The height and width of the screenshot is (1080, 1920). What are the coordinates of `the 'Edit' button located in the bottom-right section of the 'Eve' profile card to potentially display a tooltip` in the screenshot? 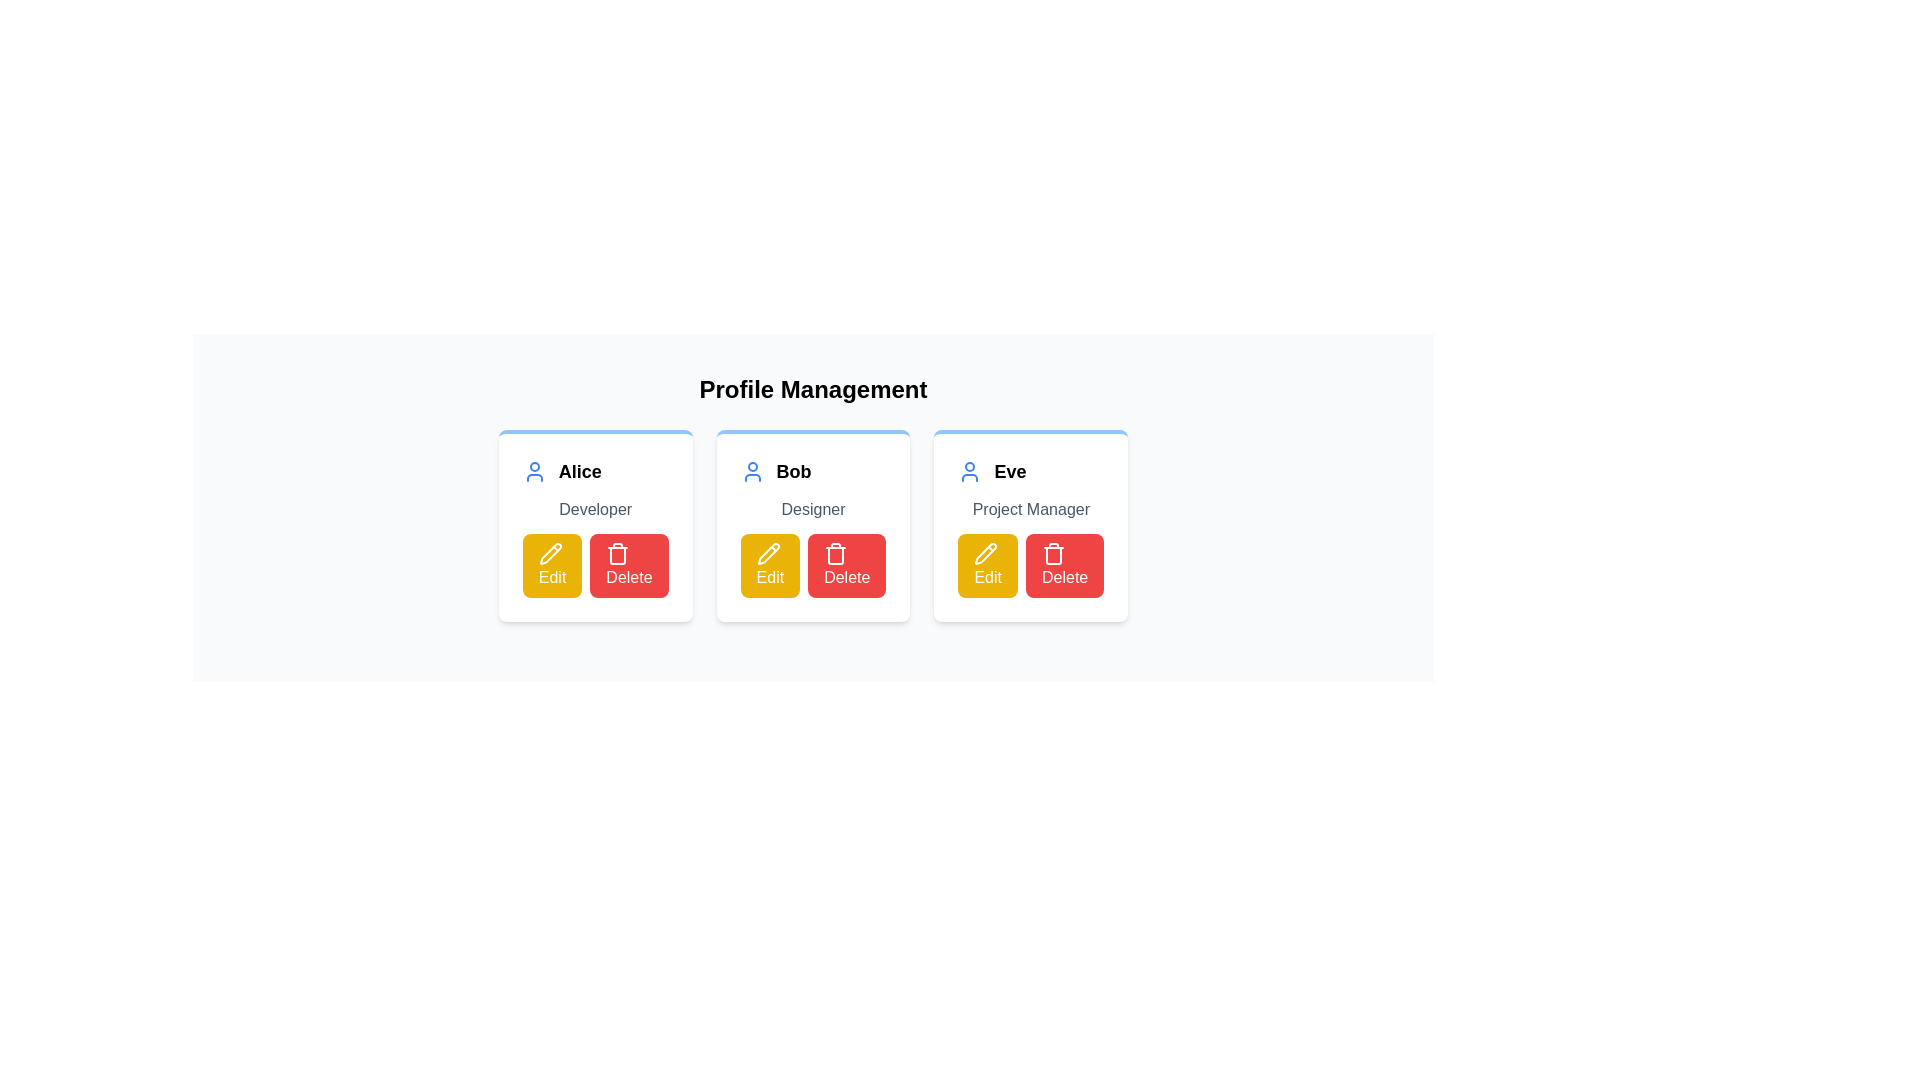 It's located at (988, 566).